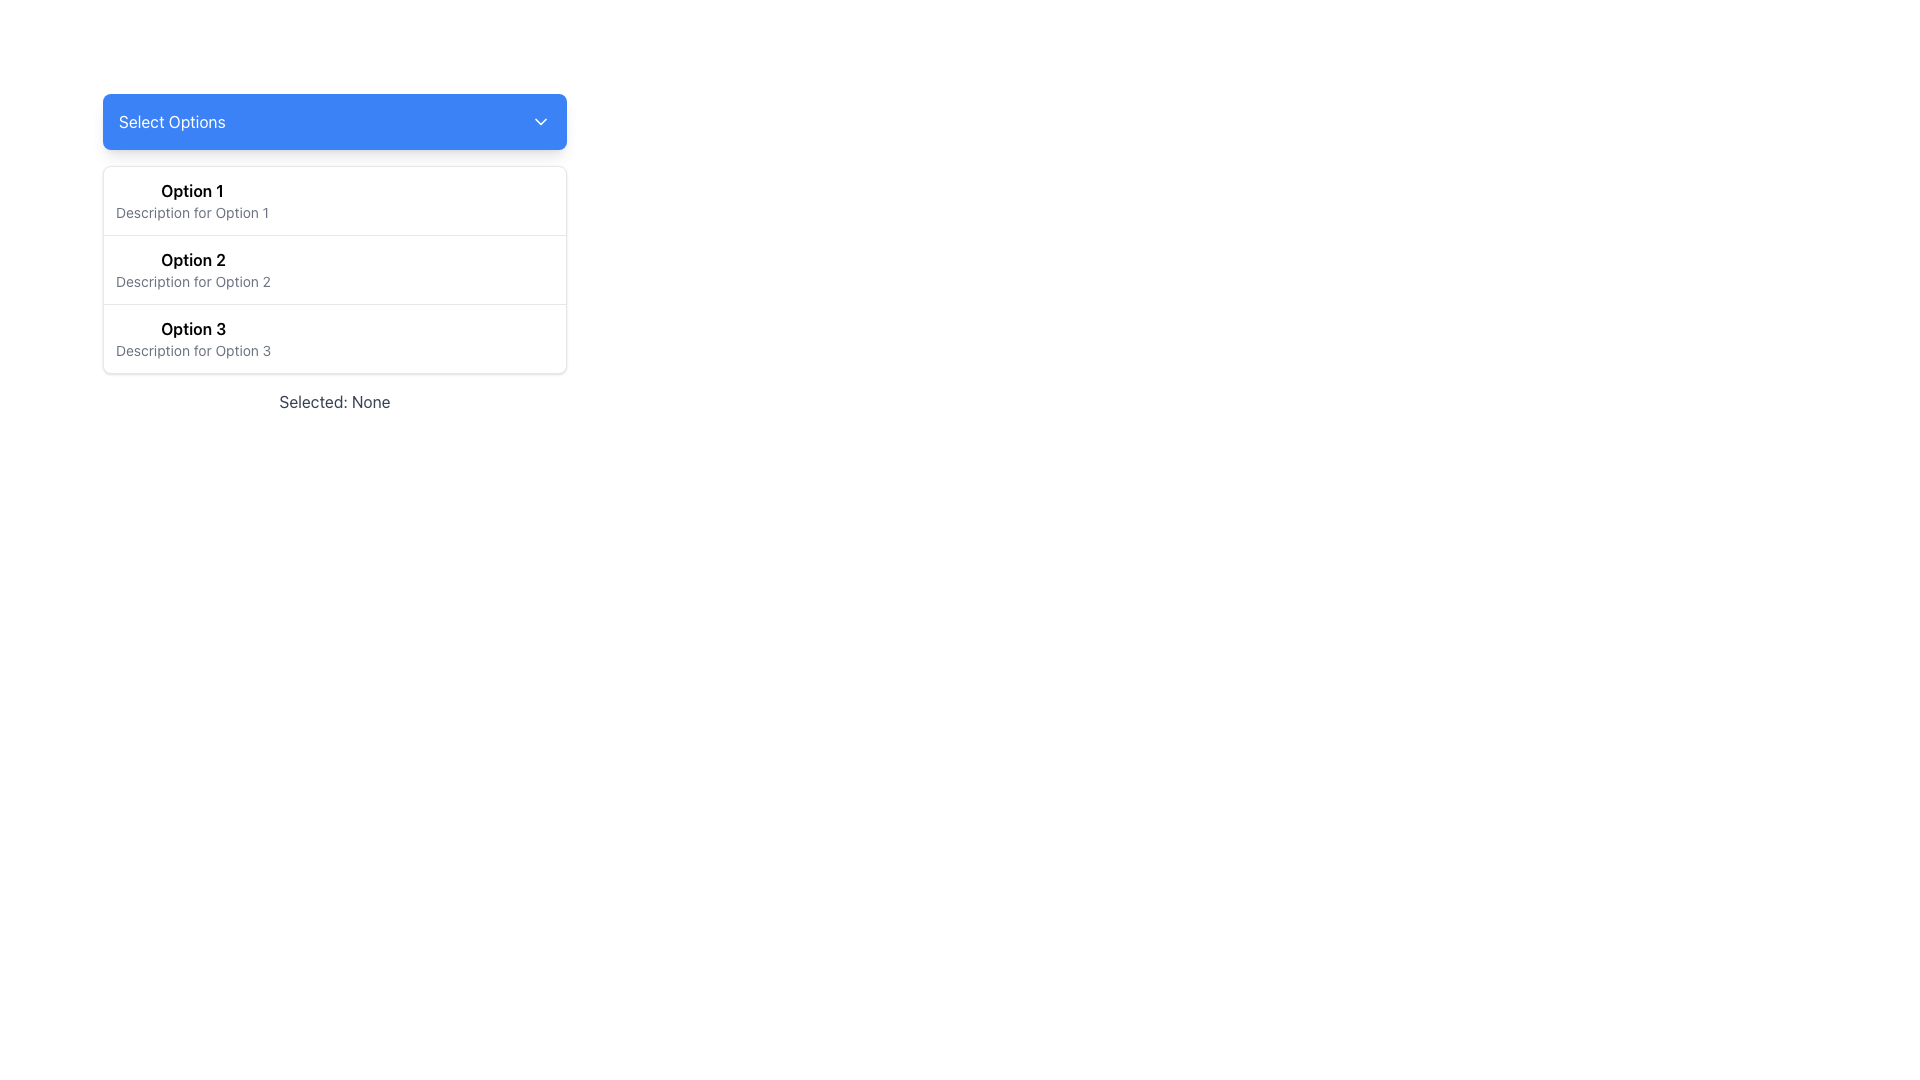 The height and width of the screenshot is (1080, 1920). Describe the element at coordinates (335, 401) in the screenshot. I see `status displayed in the static text label located at the bottom of the dropdown component, which indicates the currently selected option` at that location.